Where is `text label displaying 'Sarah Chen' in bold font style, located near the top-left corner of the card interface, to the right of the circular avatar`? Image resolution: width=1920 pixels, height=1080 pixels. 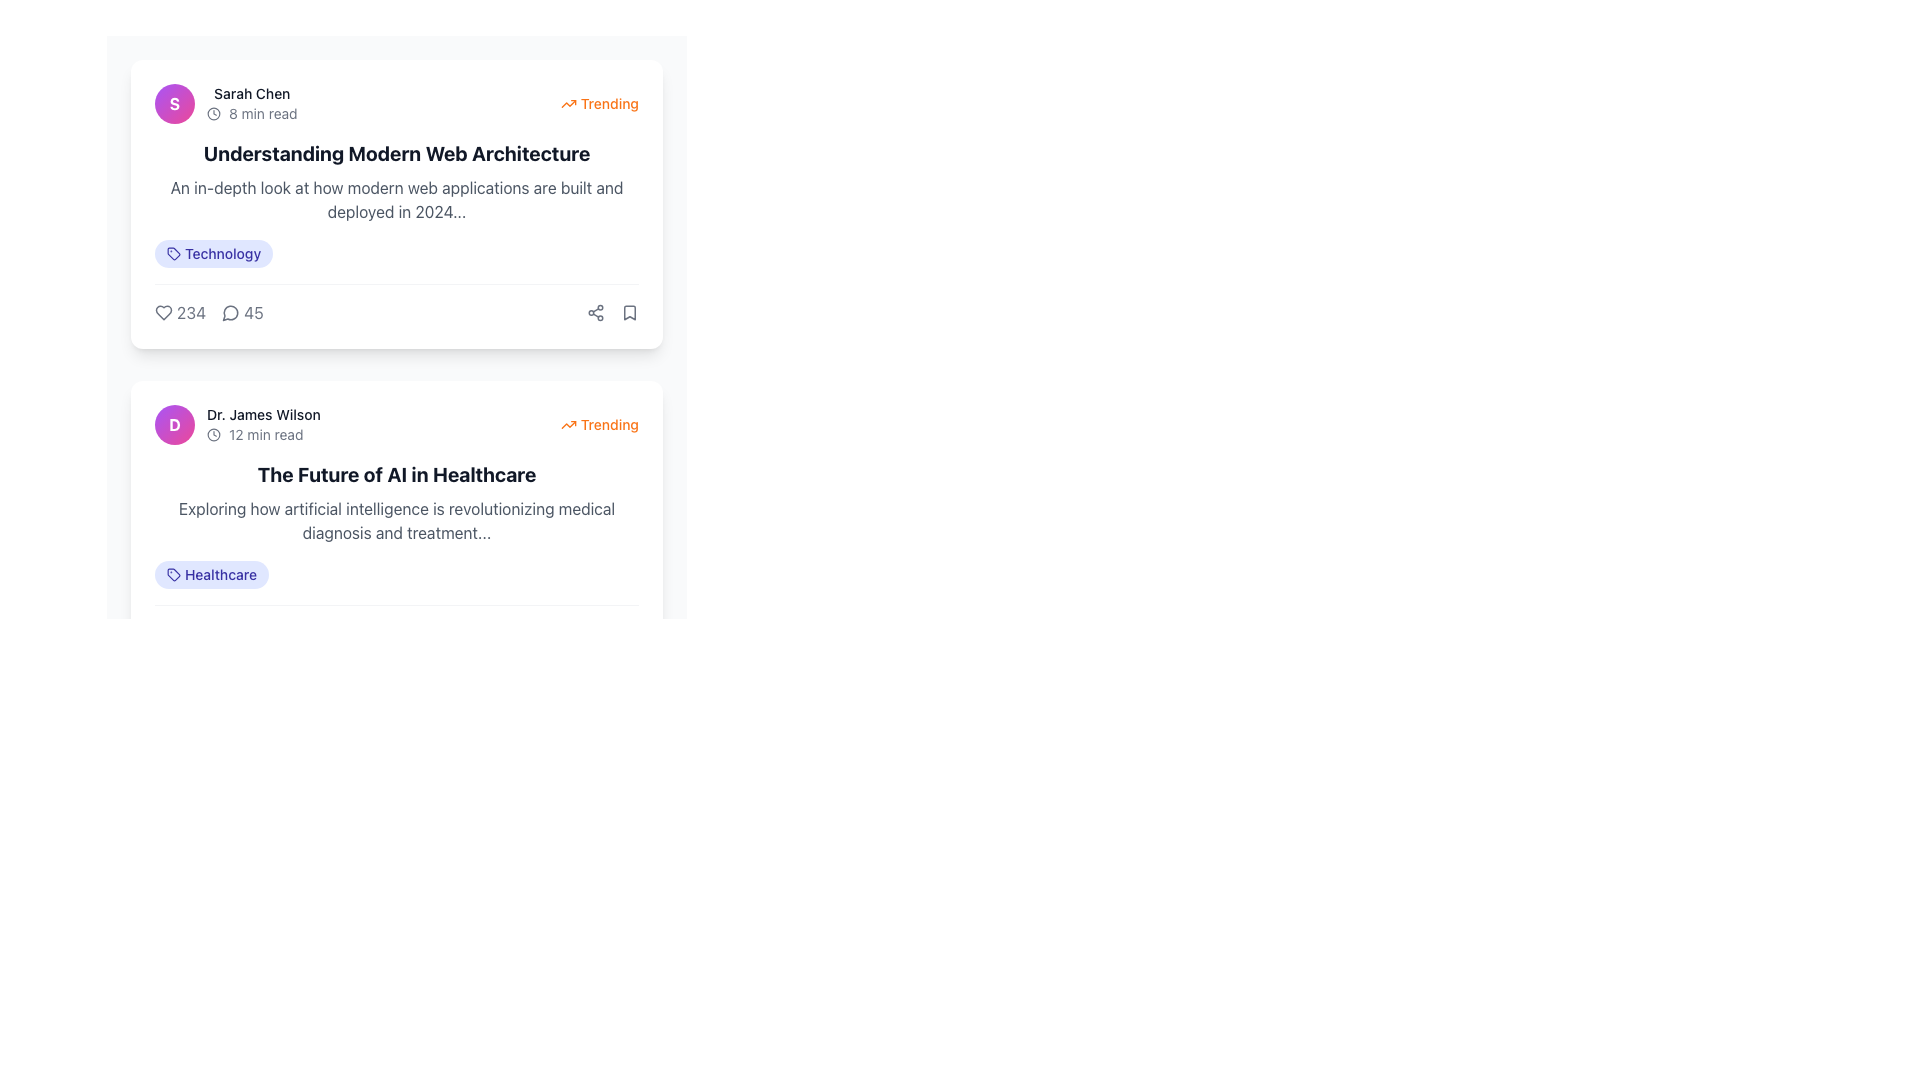 text label displaying 'Sarah Chen' in bold font style, located near the top-left corner of the card interface, to the right of the circular avatar is located at coordinates (251, 93).